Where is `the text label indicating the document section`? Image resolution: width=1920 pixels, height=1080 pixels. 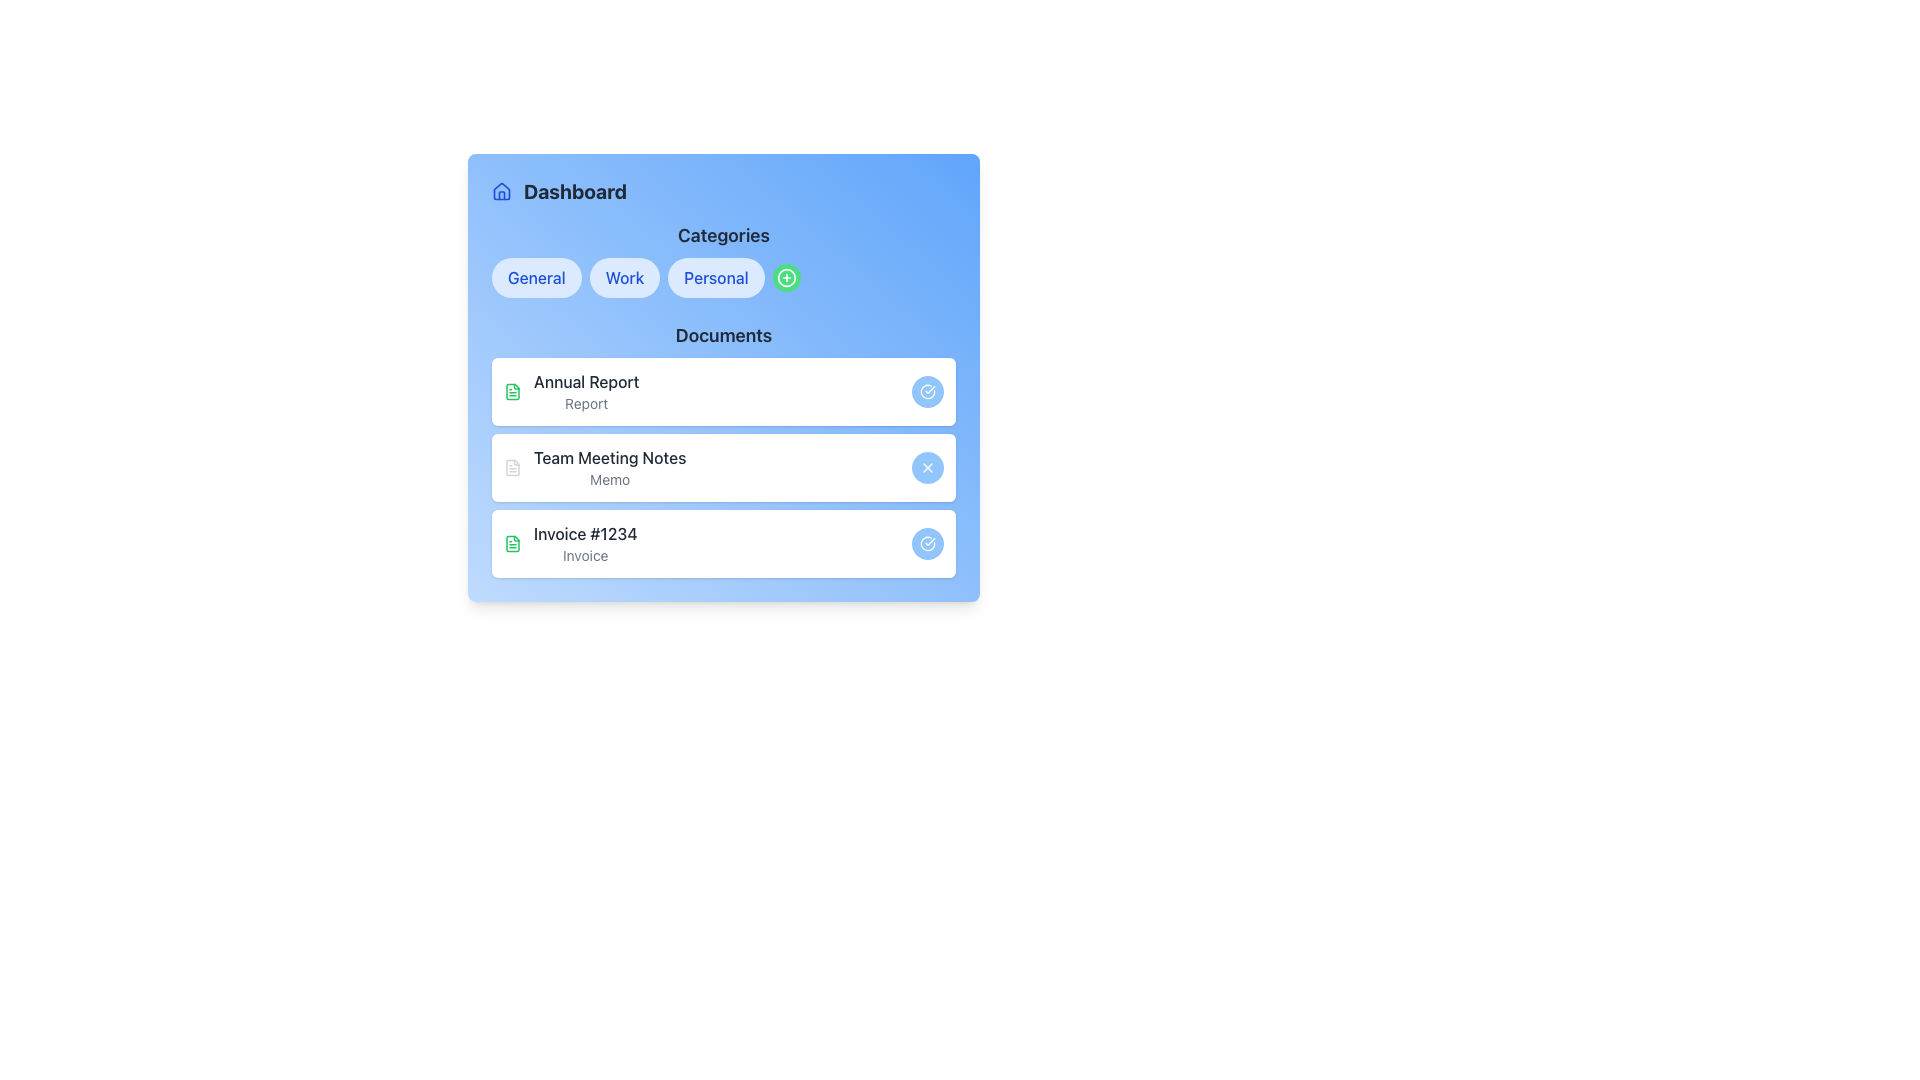 the text label indicating the document section is located at coordinates (723, 334).